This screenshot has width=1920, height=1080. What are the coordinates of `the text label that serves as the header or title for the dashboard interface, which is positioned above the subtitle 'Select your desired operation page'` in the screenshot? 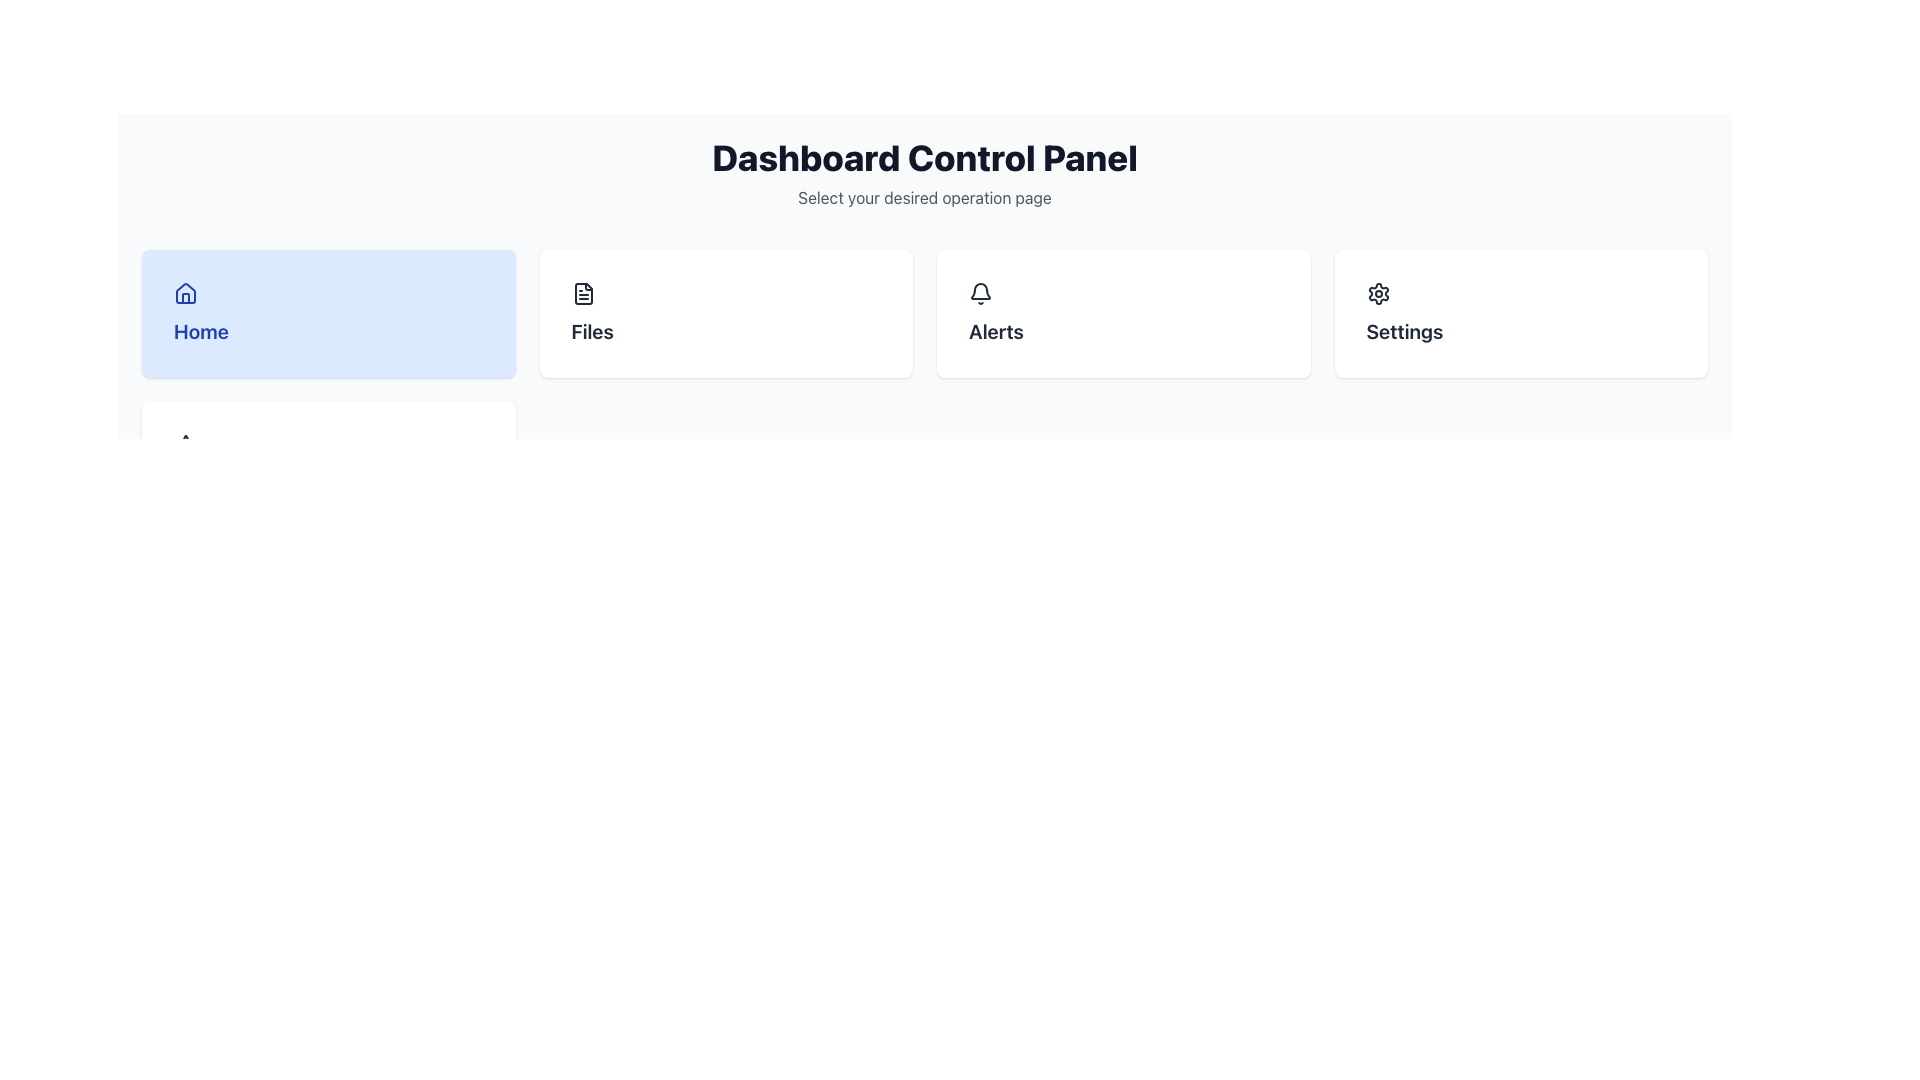 It's located at (924, 157).